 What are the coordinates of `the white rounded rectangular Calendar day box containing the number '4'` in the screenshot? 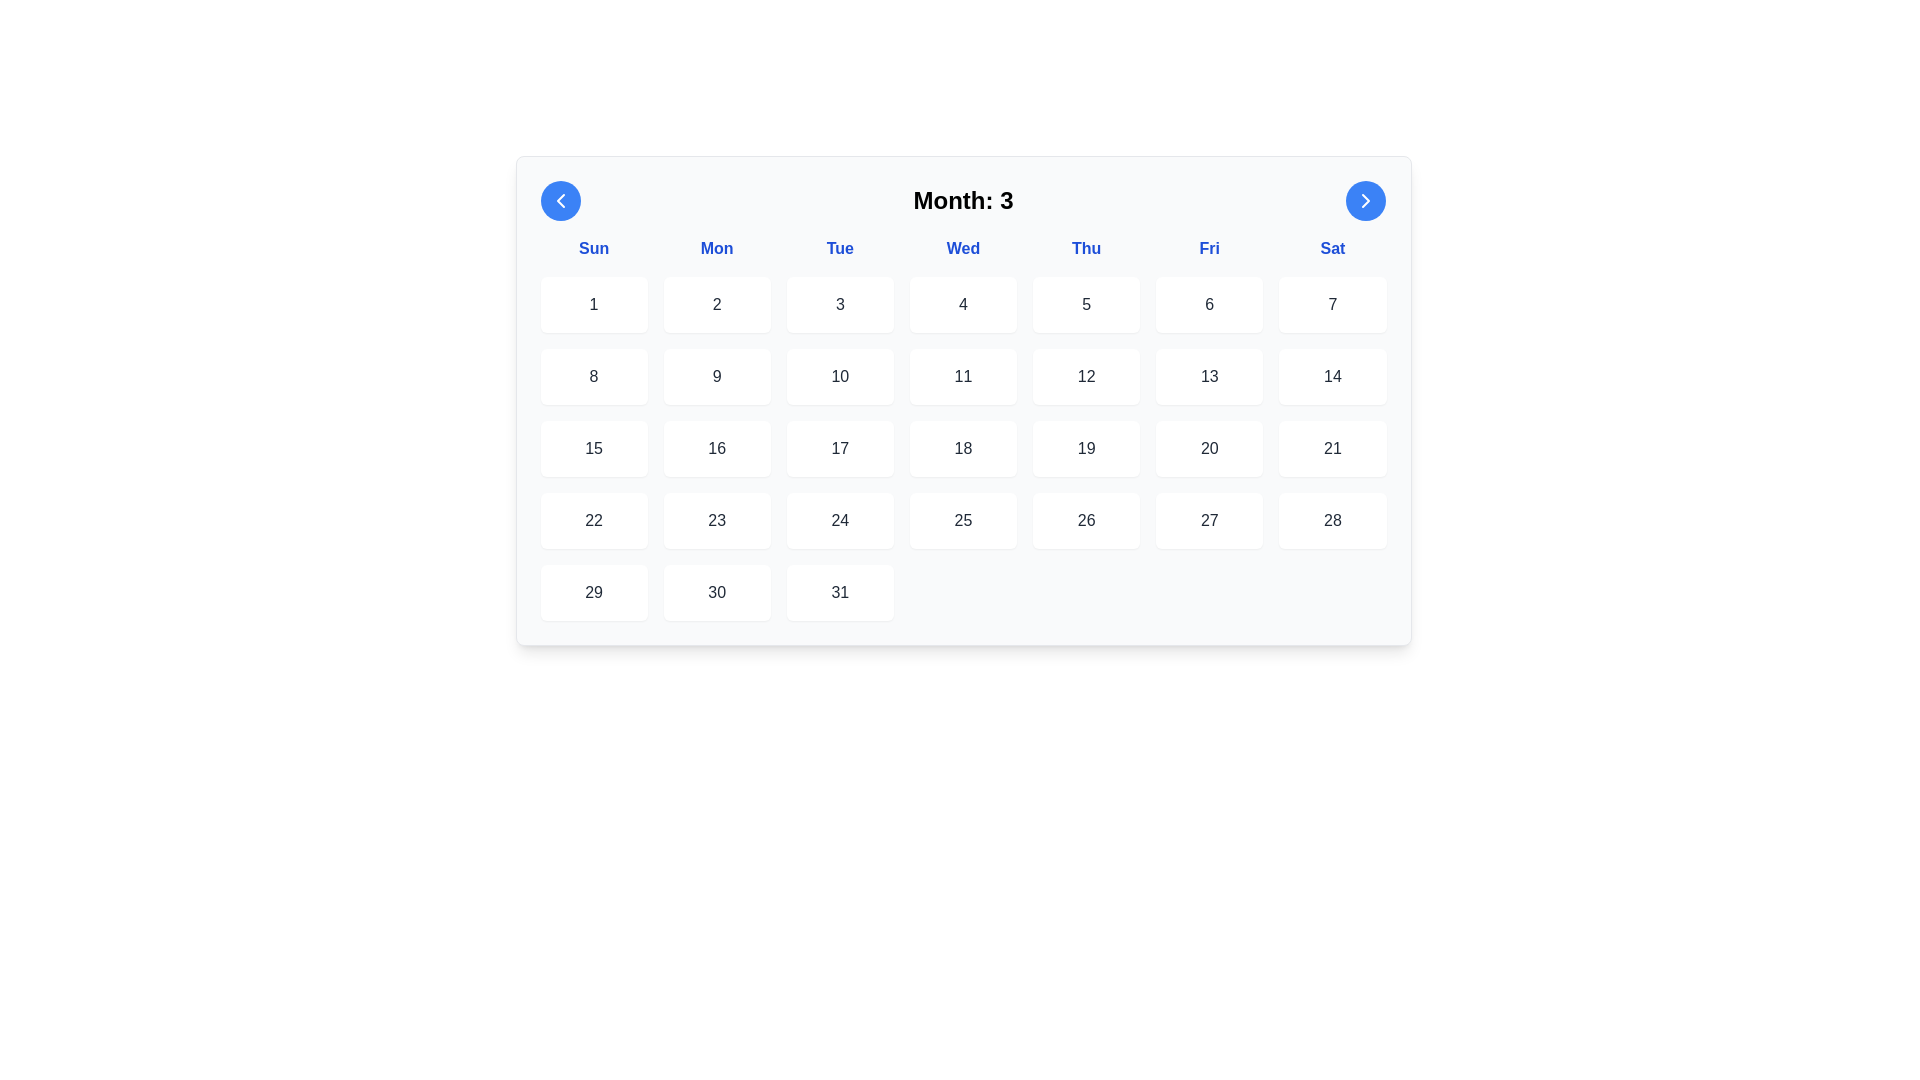 It's located at (963, 304).